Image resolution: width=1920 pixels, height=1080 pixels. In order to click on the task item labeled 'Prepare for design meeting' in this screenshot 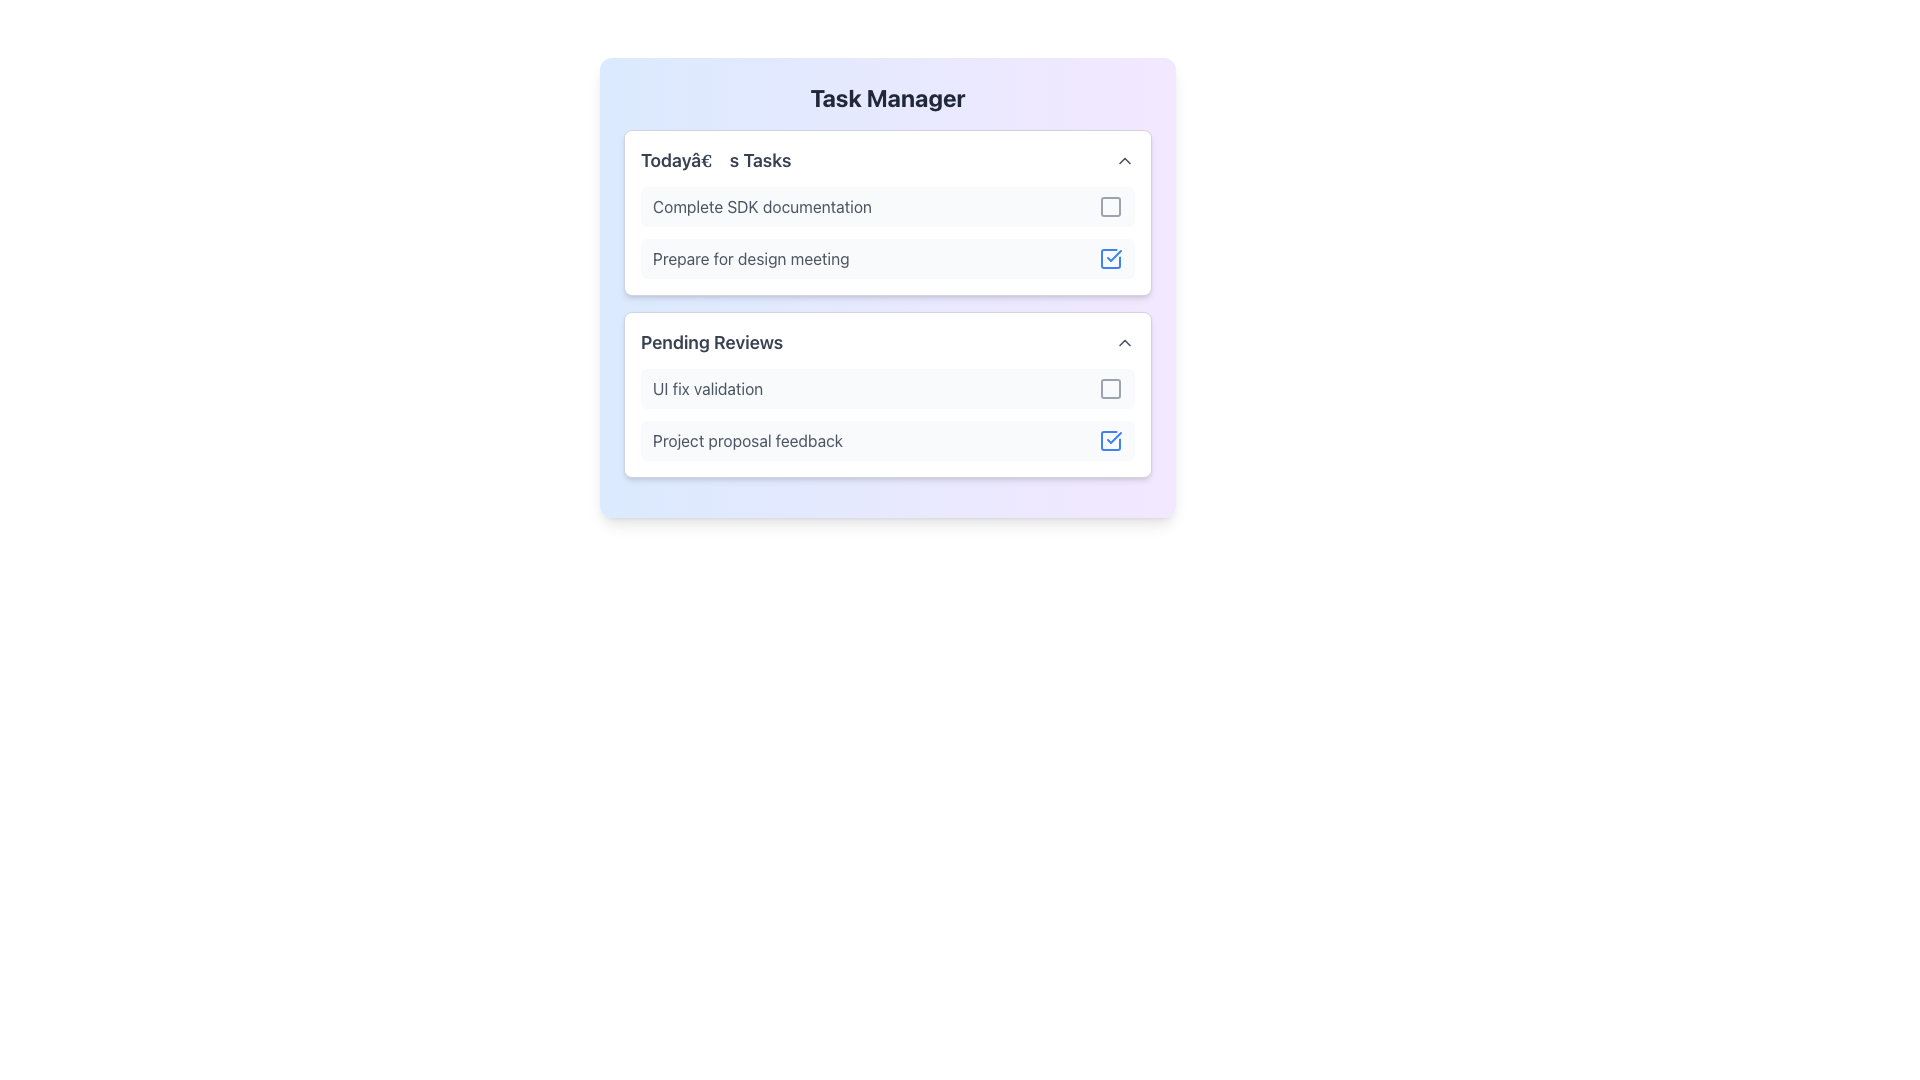, I will do `click(887, 257)`.